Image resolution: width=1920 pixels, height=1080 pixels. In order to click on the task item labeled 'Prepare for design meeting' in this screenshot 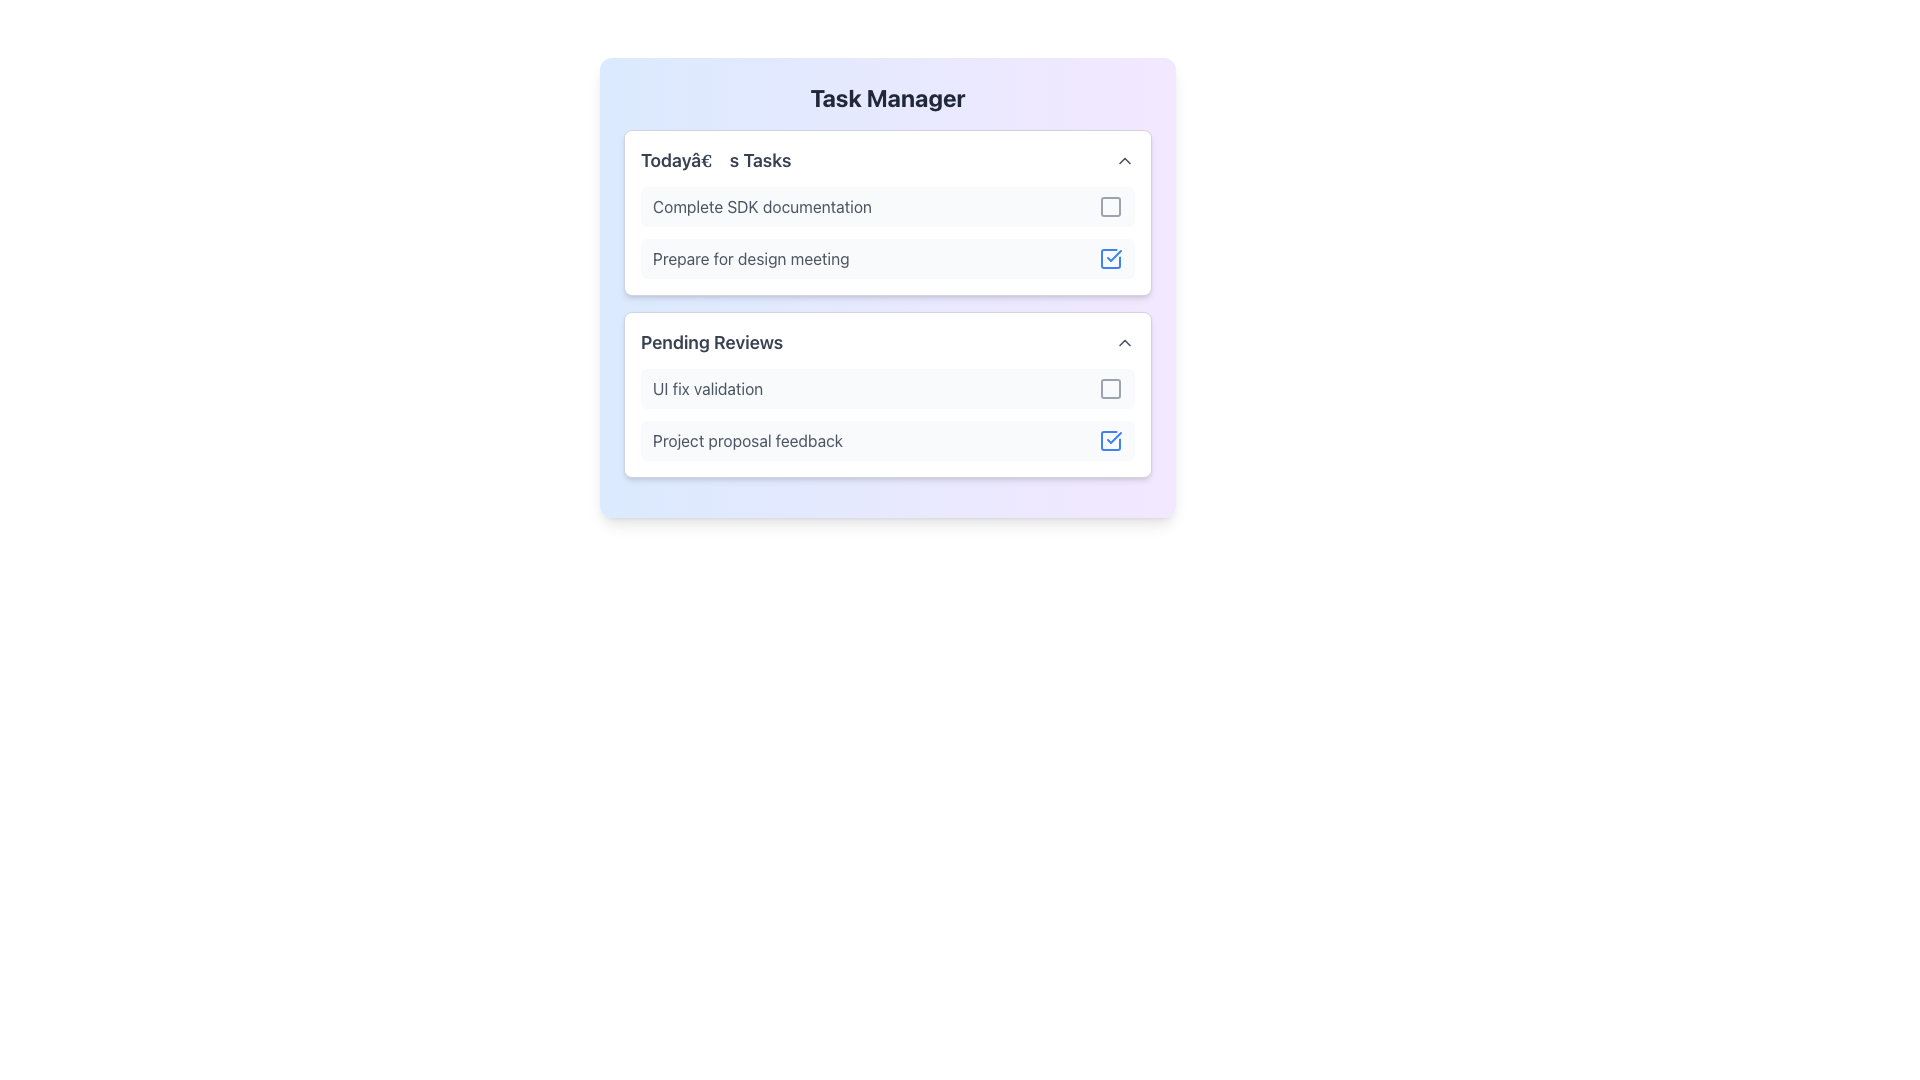, I will do `click(887, 257)`.